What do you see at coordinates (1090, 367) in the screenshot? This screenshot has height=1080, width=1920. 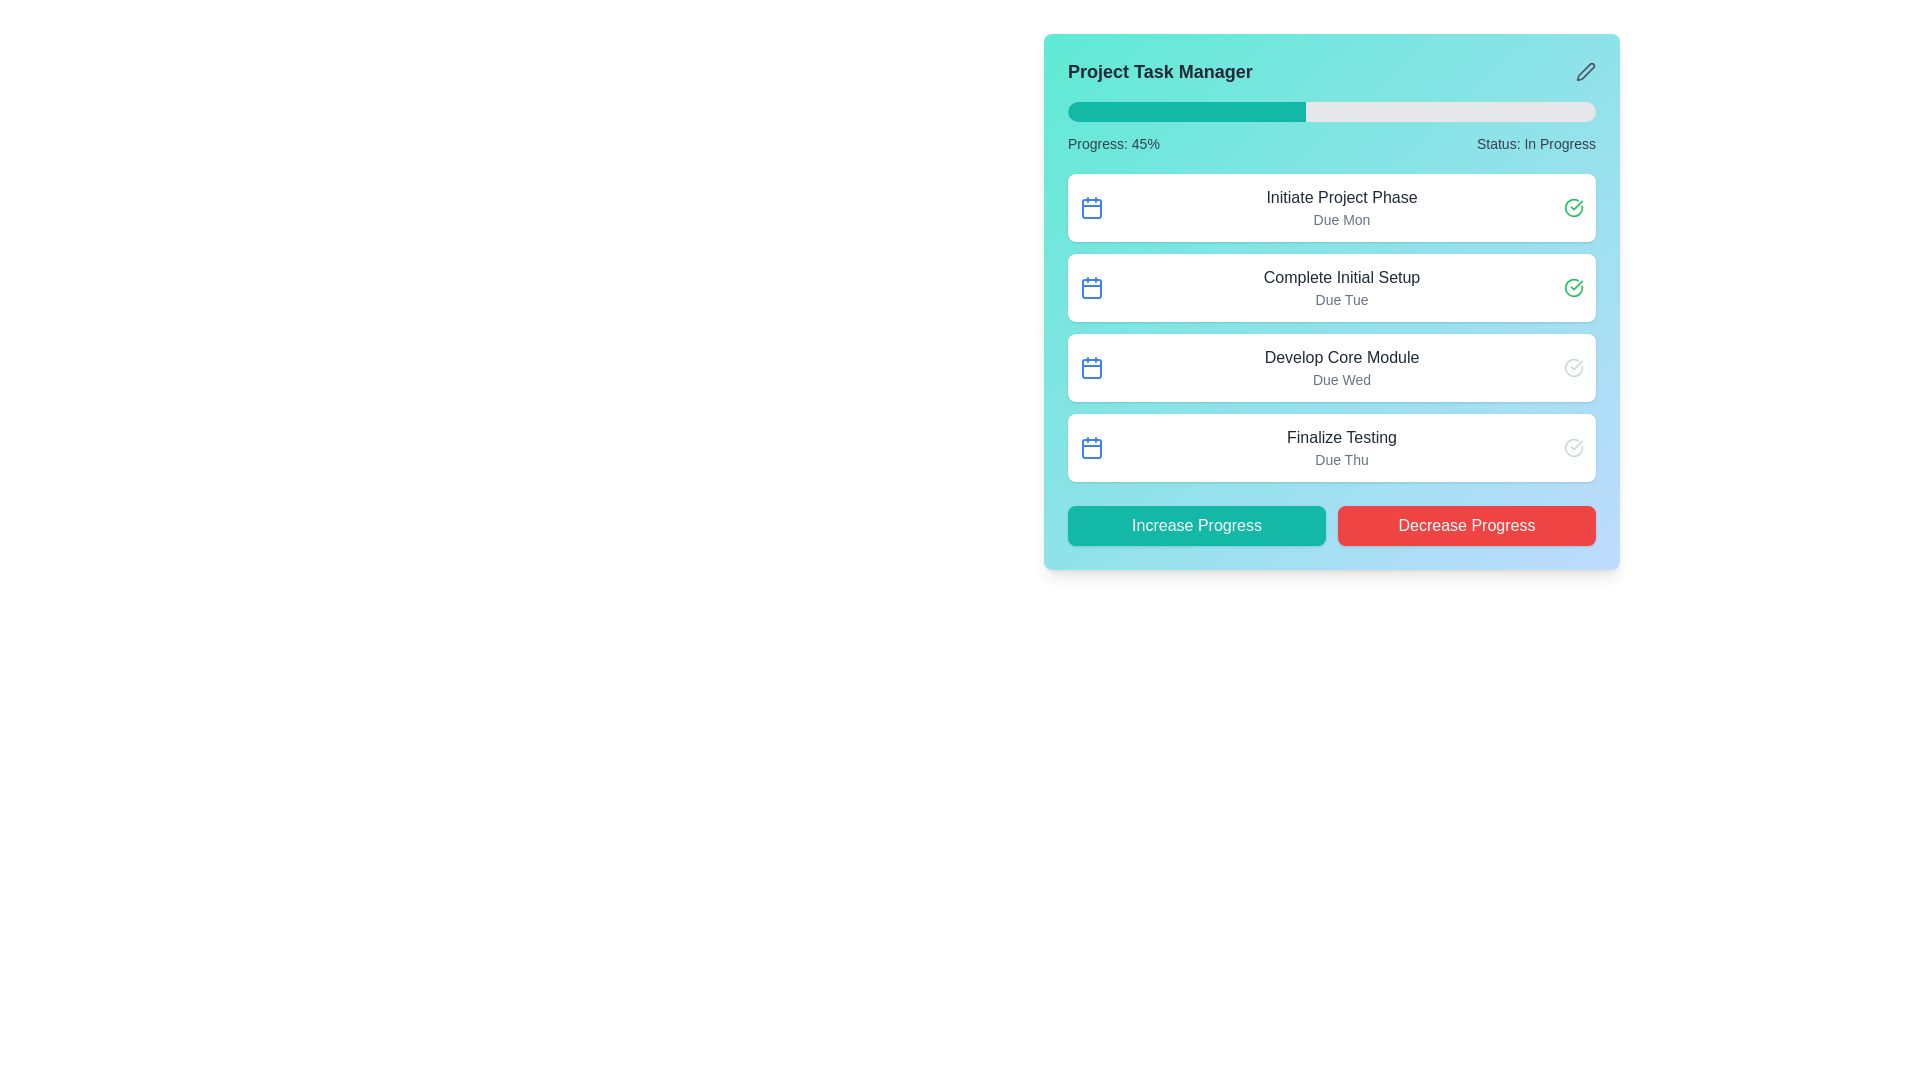 I see `the blue calendar icon located at the top-left corner of the card containing the text 'Develop Core Module' and 'Due Wed'` at bounding box center [1090, 367].